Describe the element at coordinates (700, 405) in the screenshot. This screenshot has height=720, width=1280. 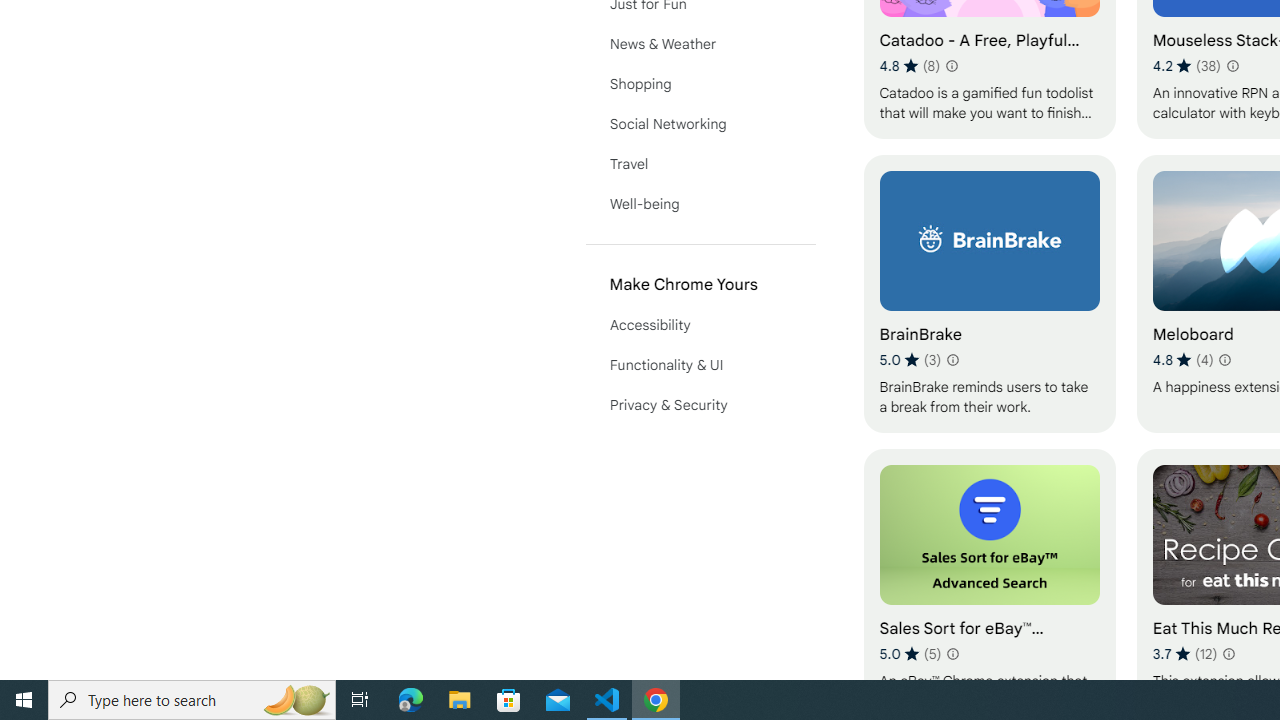
I see `'Privacy & Security'` at that location.